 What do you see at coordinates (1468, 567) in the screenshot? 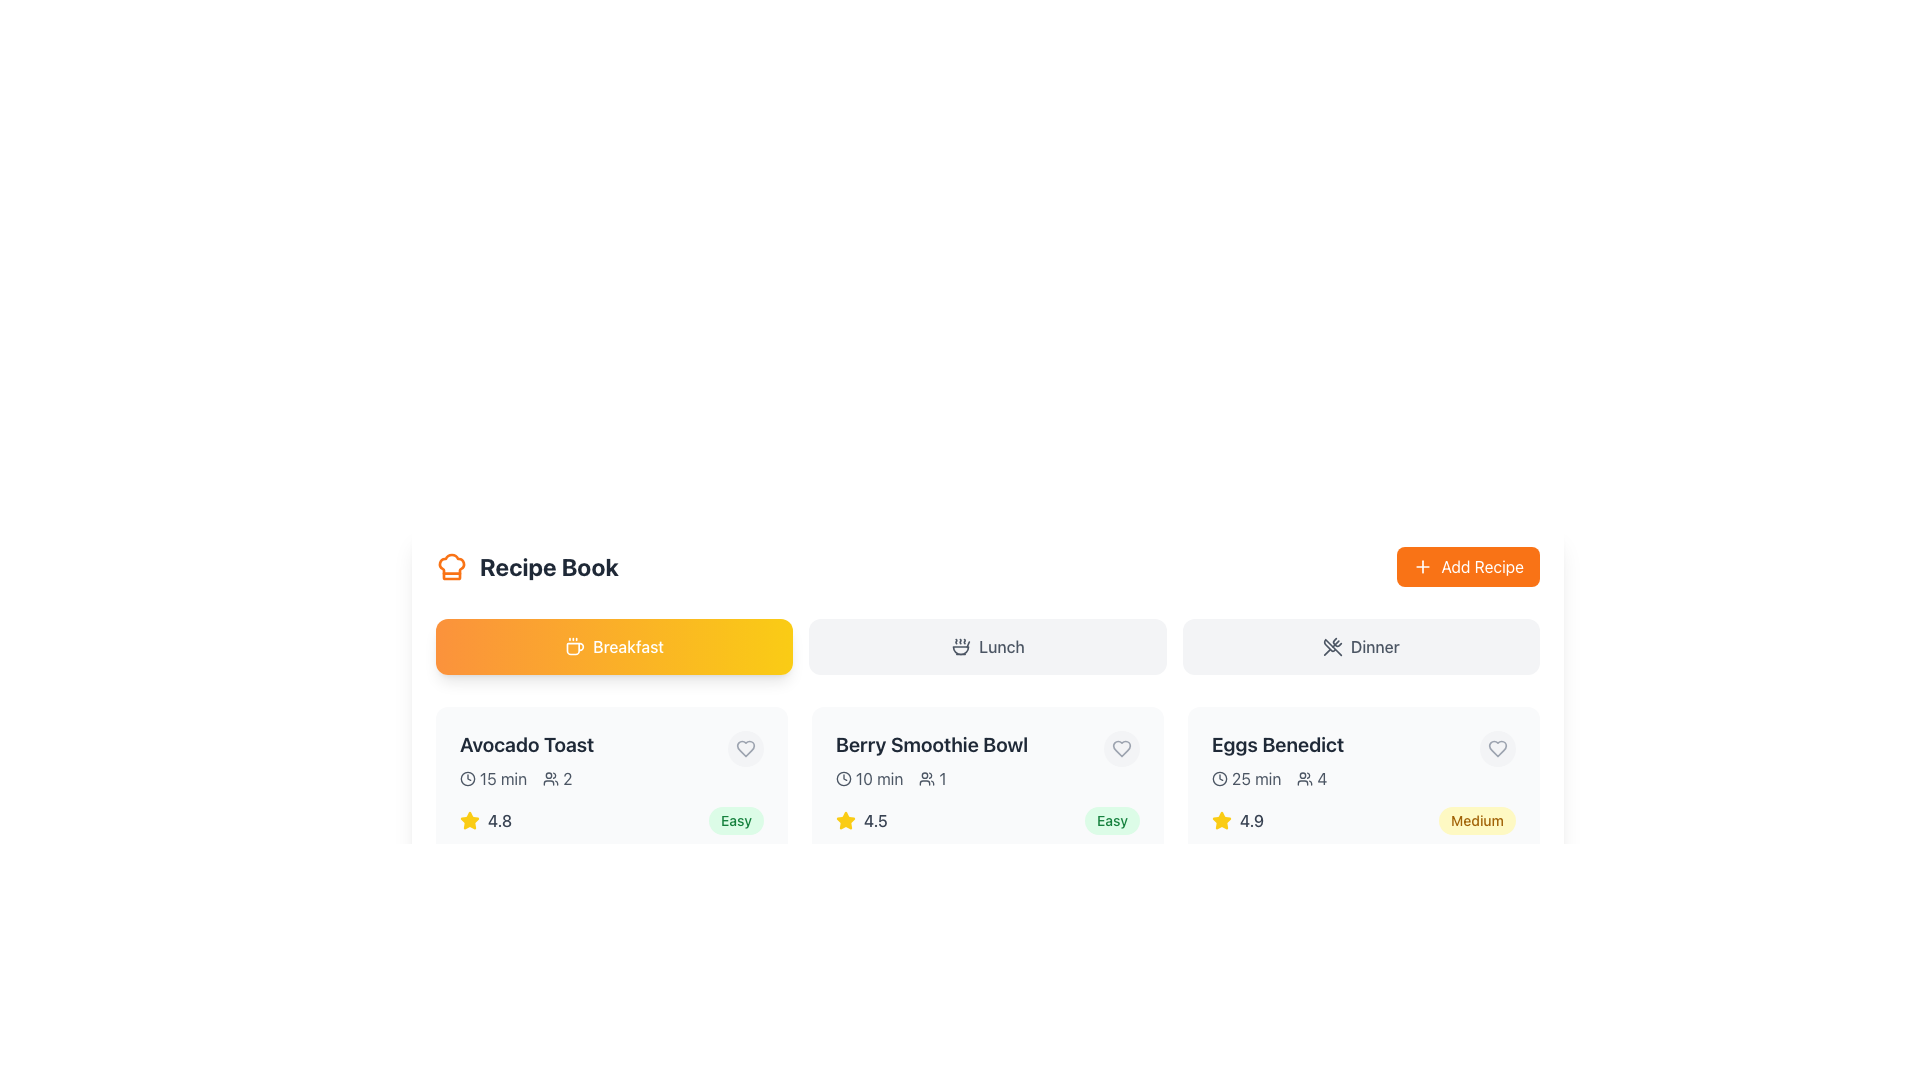
I see `the orange 'Add Recipe' button with white text and a plus sign icon located at the far right end of the header bar titled 'Recipe Book'` at bounding box center [1468, 567].